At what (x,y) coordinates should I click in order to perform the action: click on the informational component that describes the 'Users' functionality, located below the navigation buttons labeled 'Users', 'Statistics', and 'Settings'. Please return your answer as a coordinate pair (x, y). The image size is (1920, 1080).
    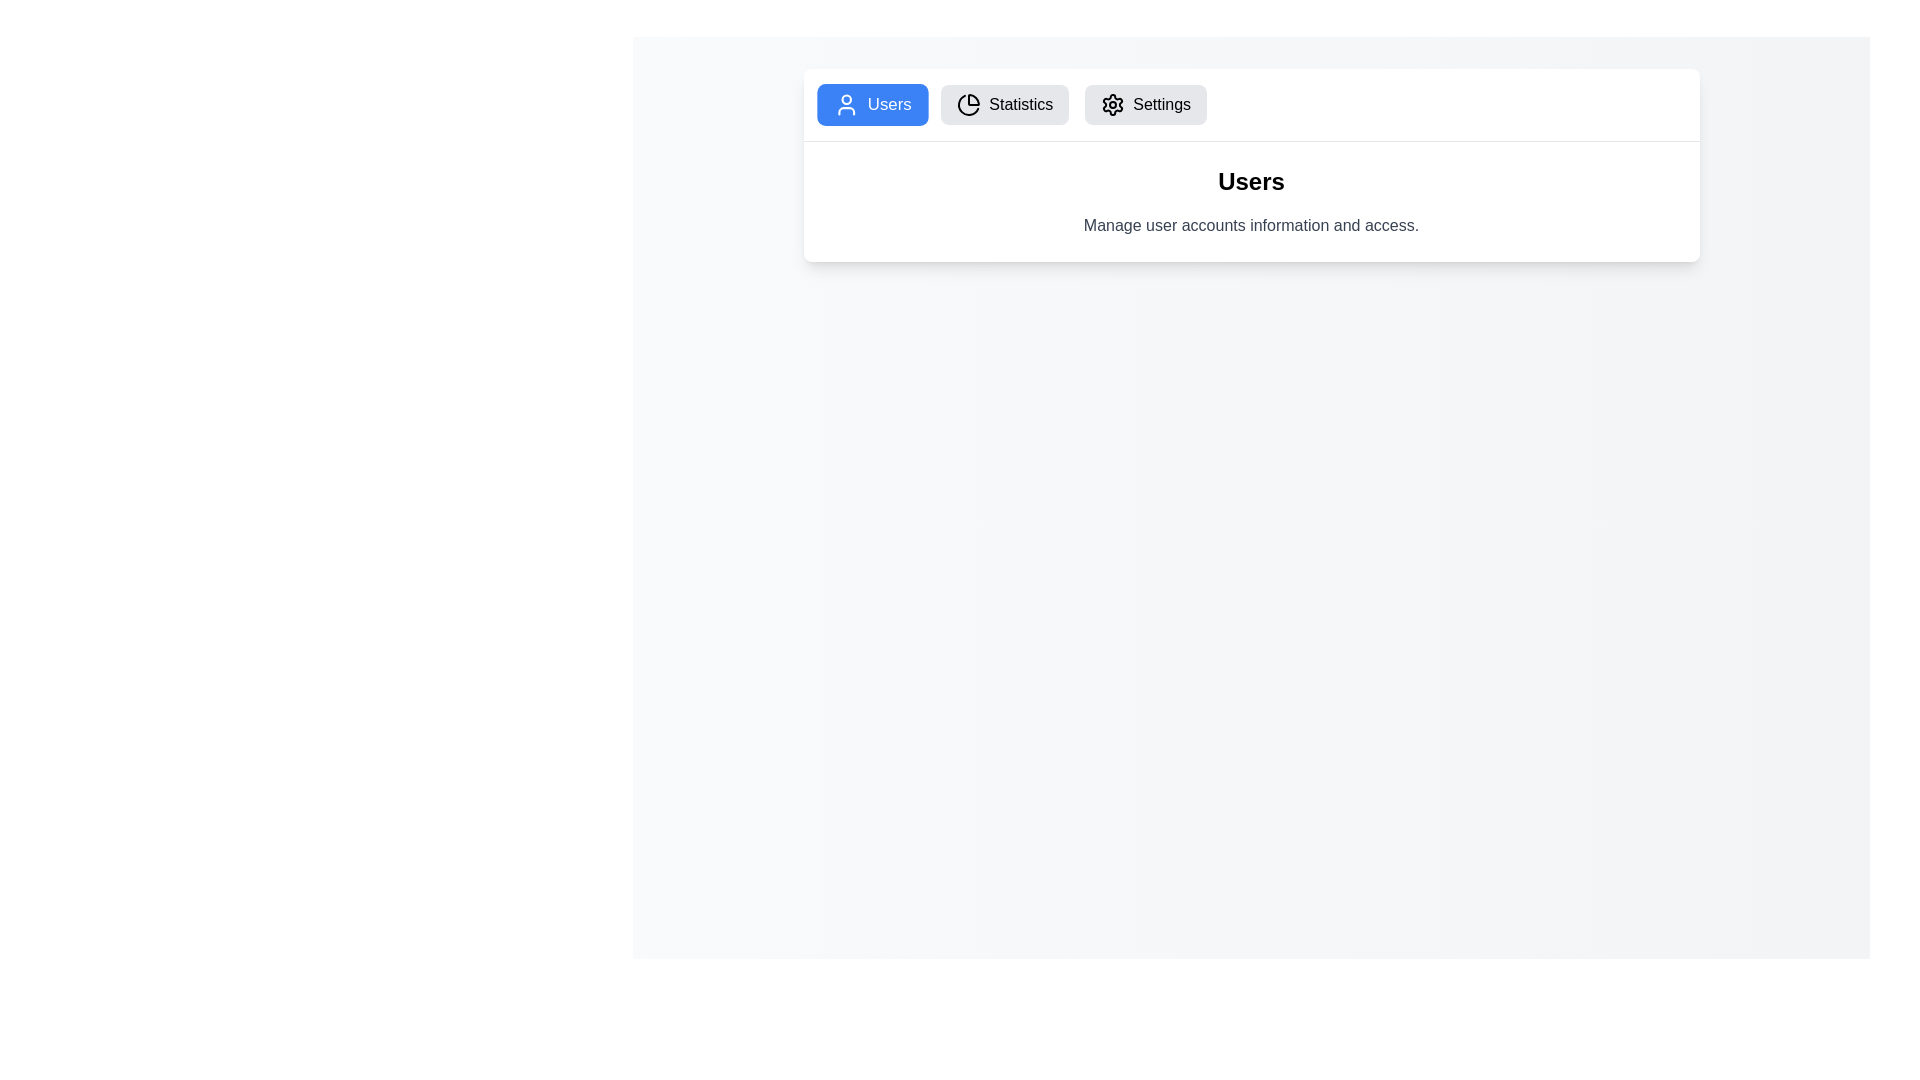
    Looking at the image, I should click on (1250, 201).